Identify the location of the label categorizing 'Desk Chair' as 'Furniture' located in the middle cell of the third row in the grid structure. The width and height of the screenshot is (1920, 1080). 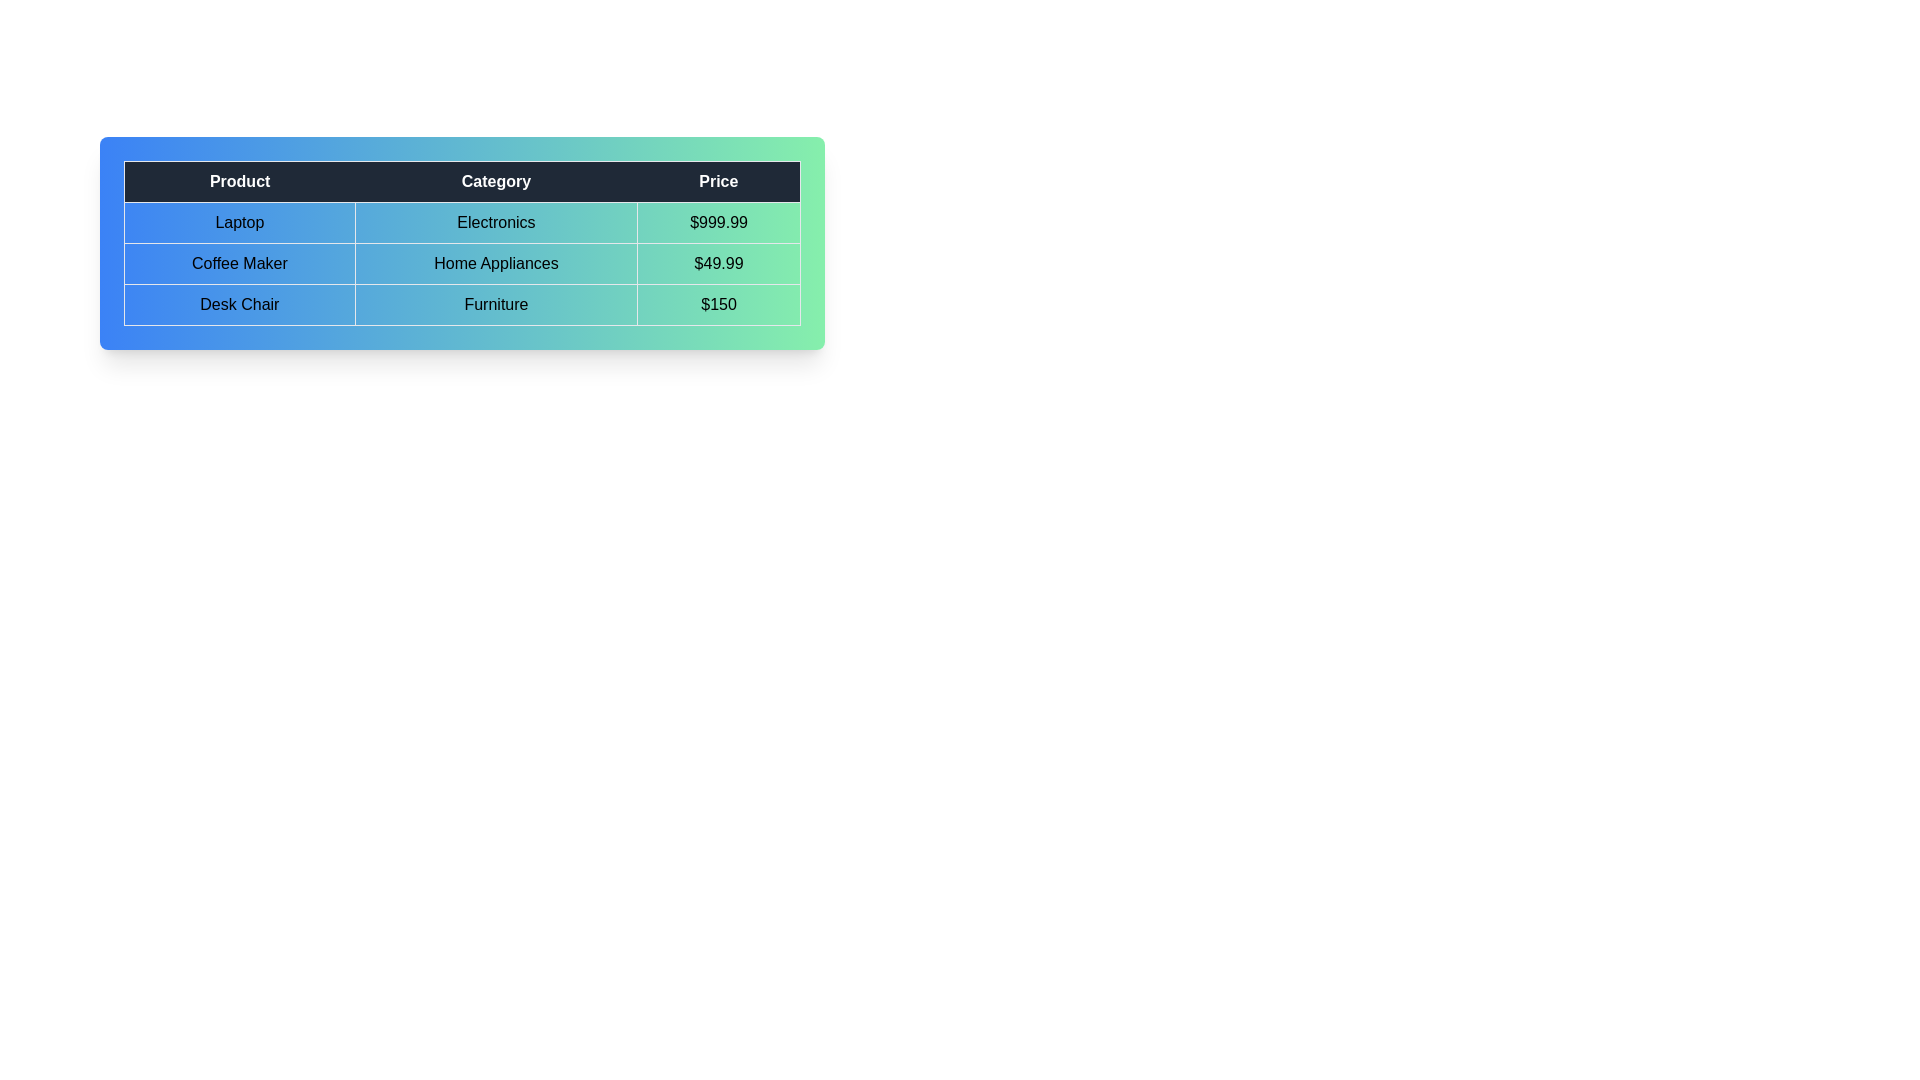
(496, 304).